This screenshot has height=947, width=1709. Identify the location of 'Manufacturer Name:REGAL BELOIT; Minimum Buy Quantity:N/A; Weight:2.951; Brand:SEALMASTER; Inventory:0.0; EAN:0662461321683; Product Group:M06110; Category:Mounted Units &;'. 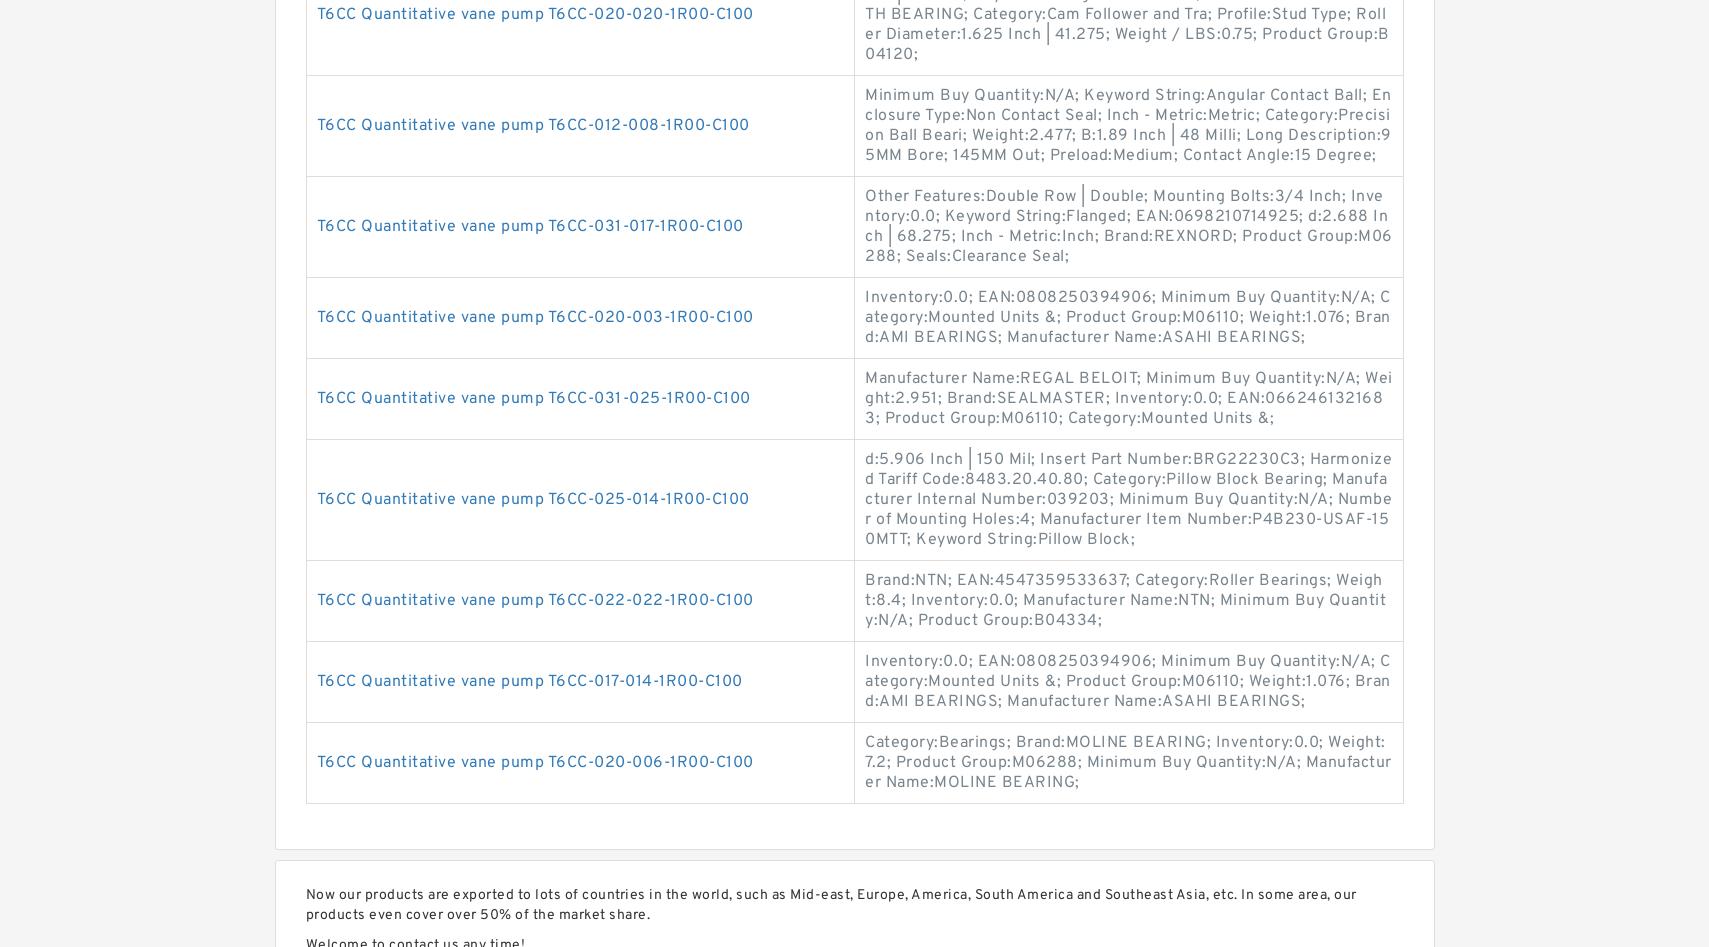
(1128, 398).